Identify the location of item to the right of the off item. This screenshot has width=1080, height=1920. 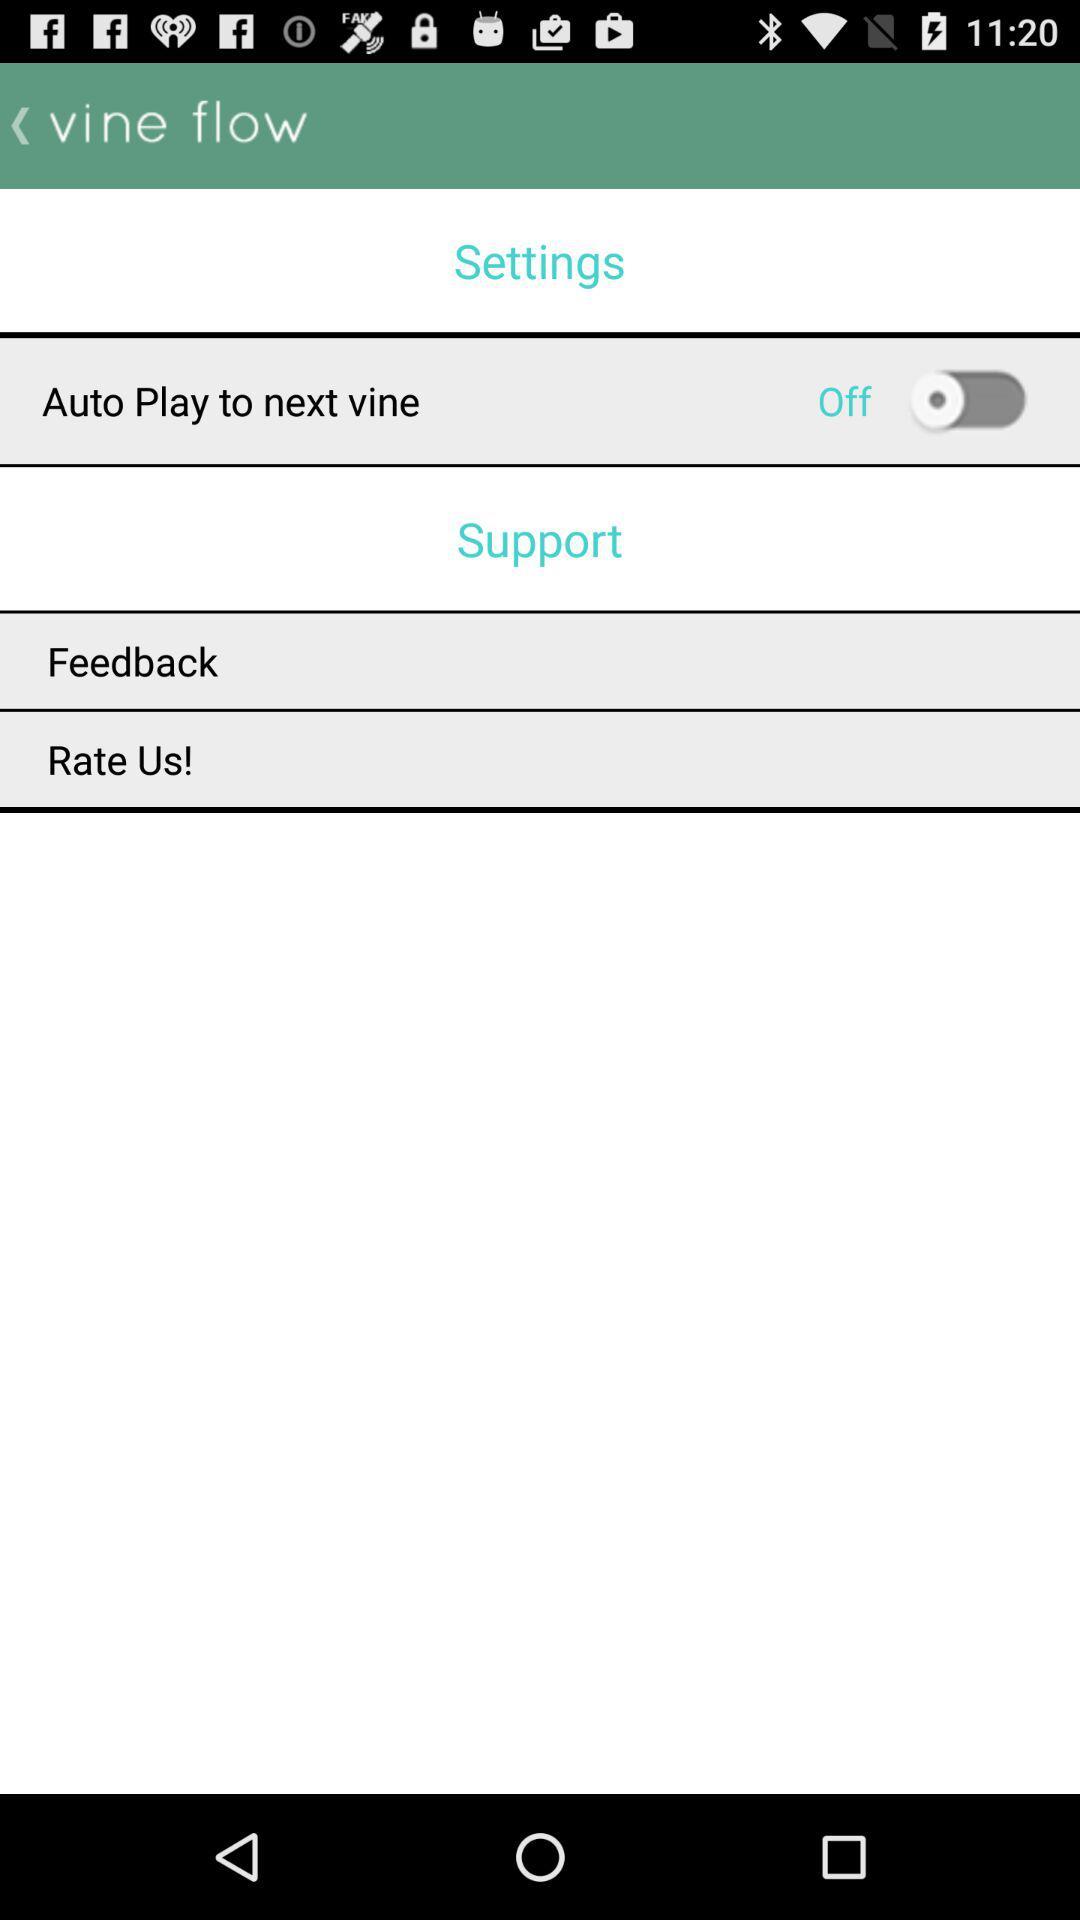
(966, 400).